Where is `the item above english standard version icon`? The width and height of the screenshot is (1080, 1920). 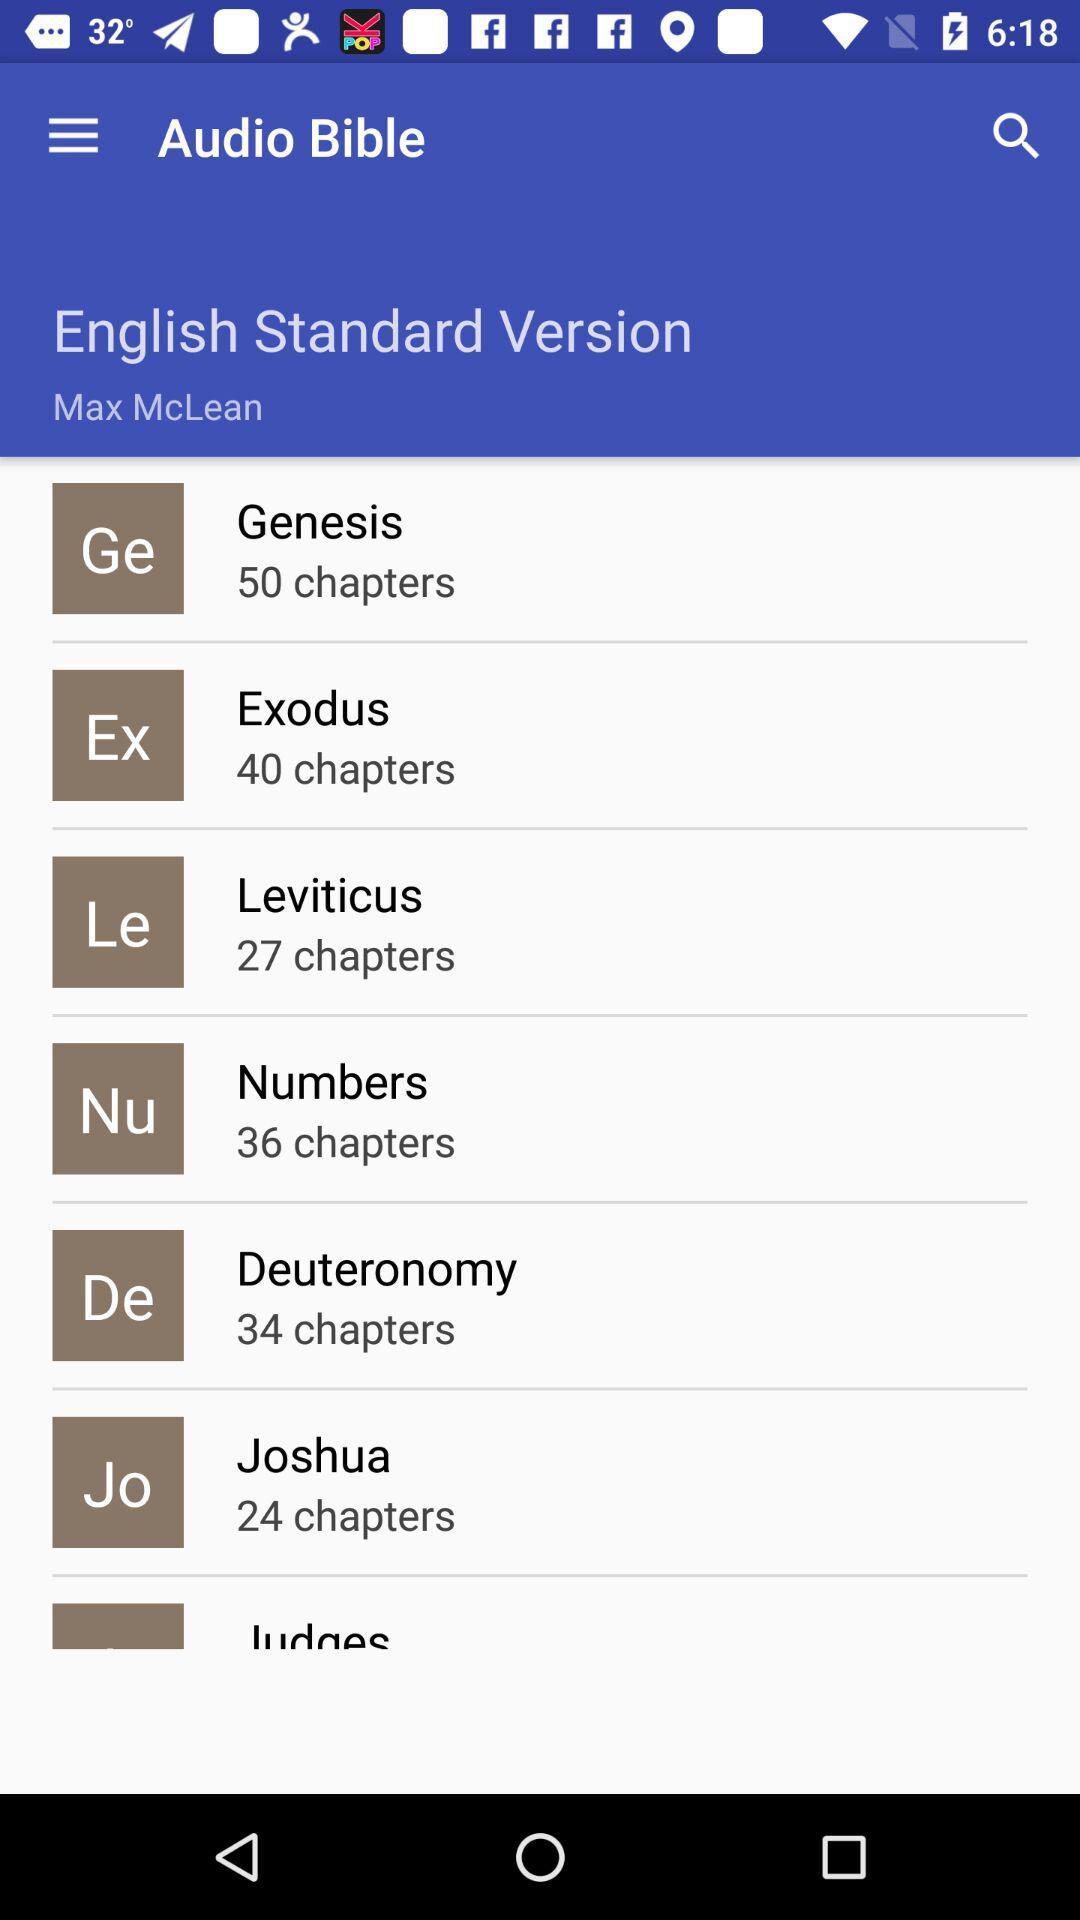 the item above english standard version icon is located at coordinates (72, 135).